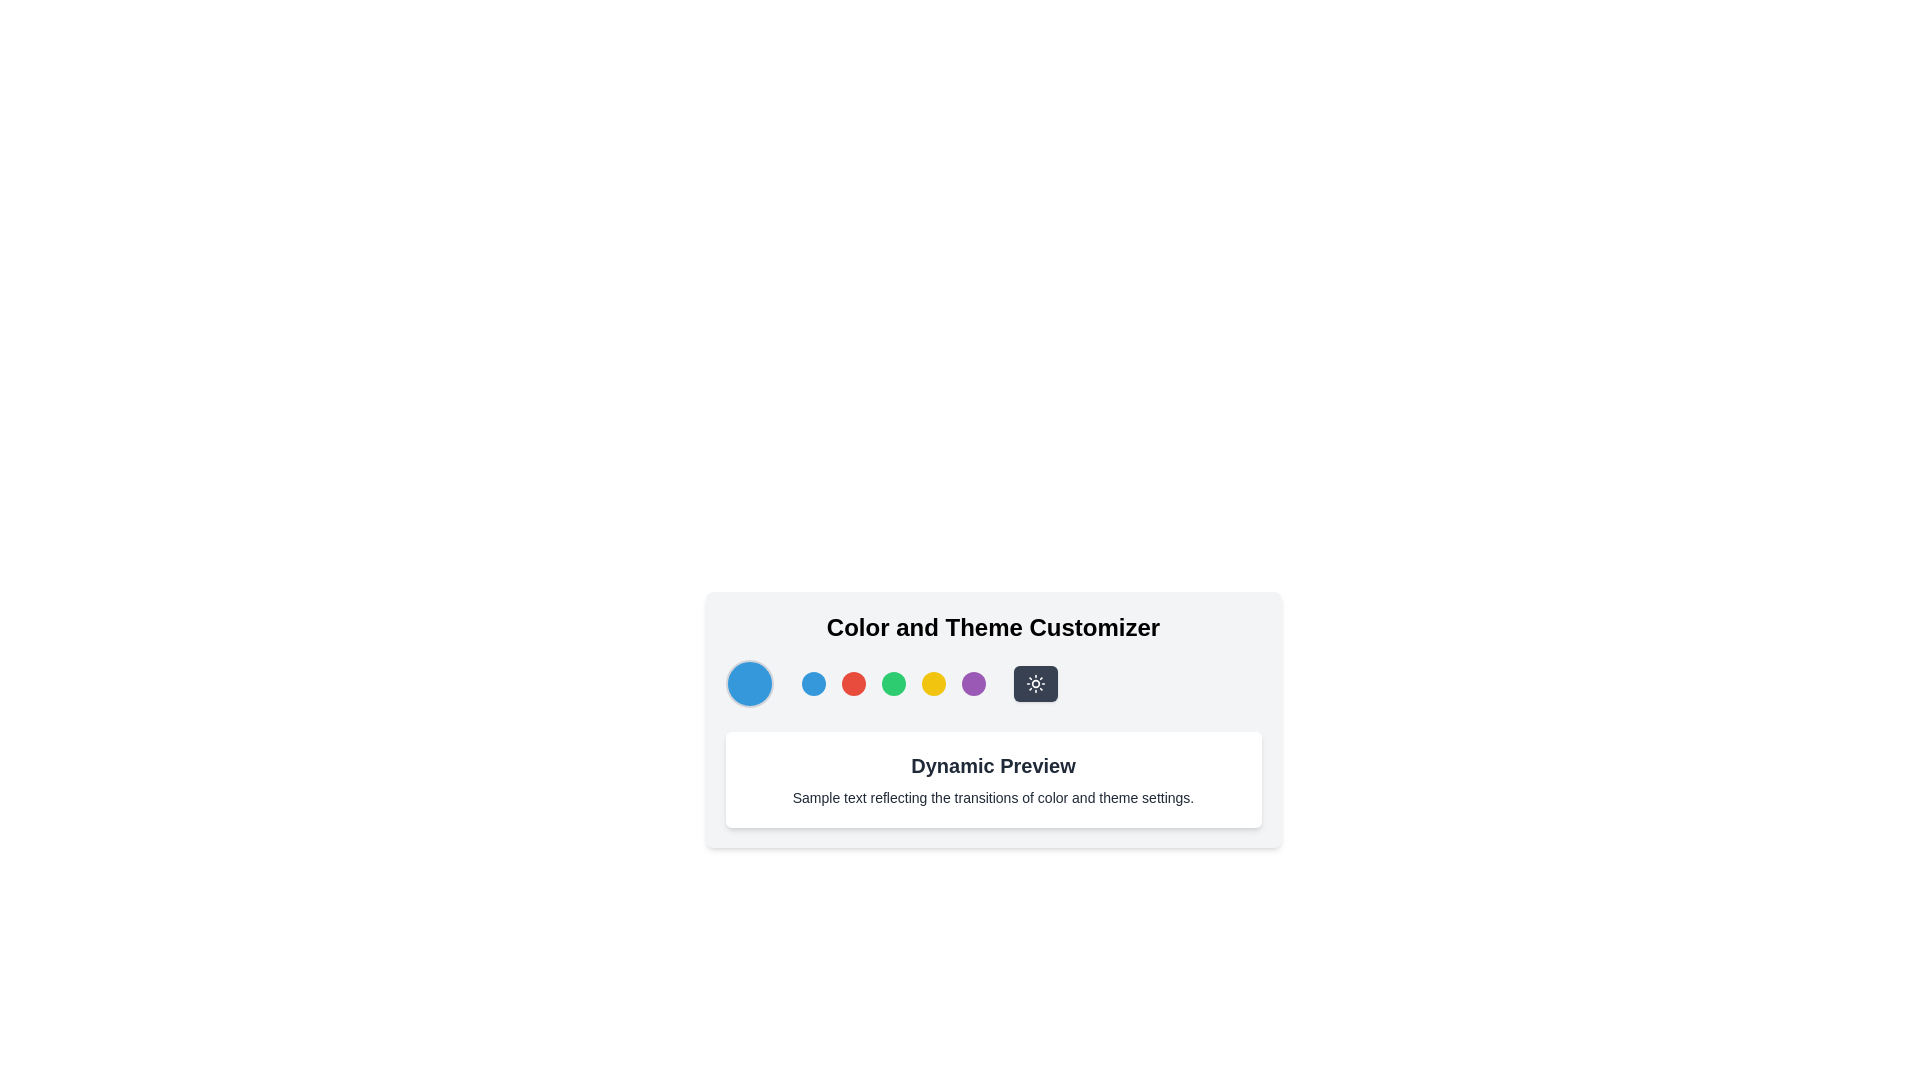  What do you see at coordinates (993, 797) in the screenshot?
I see `the static text displaying 'Sample text reflecting the transitions of color and theme settings.' which is located beneath the 'Dynamic Preview' heading in a white rounded rectangular card` at bounding box center [993, 797].